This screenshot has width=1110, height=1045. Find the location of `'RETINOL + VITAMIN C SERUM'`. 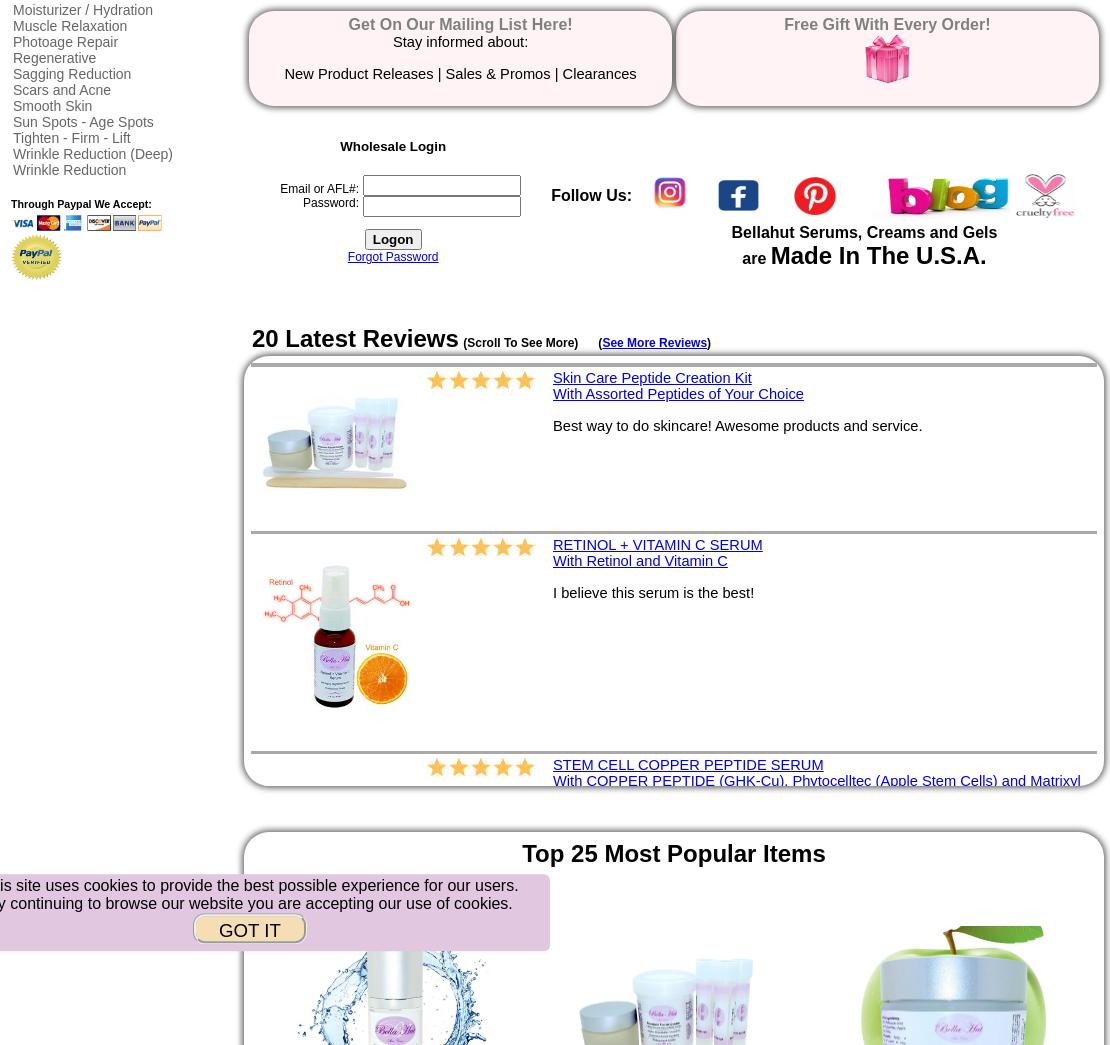

'RETINOL + VITAMIN C SERUM' is located at coordinates (656, 544).